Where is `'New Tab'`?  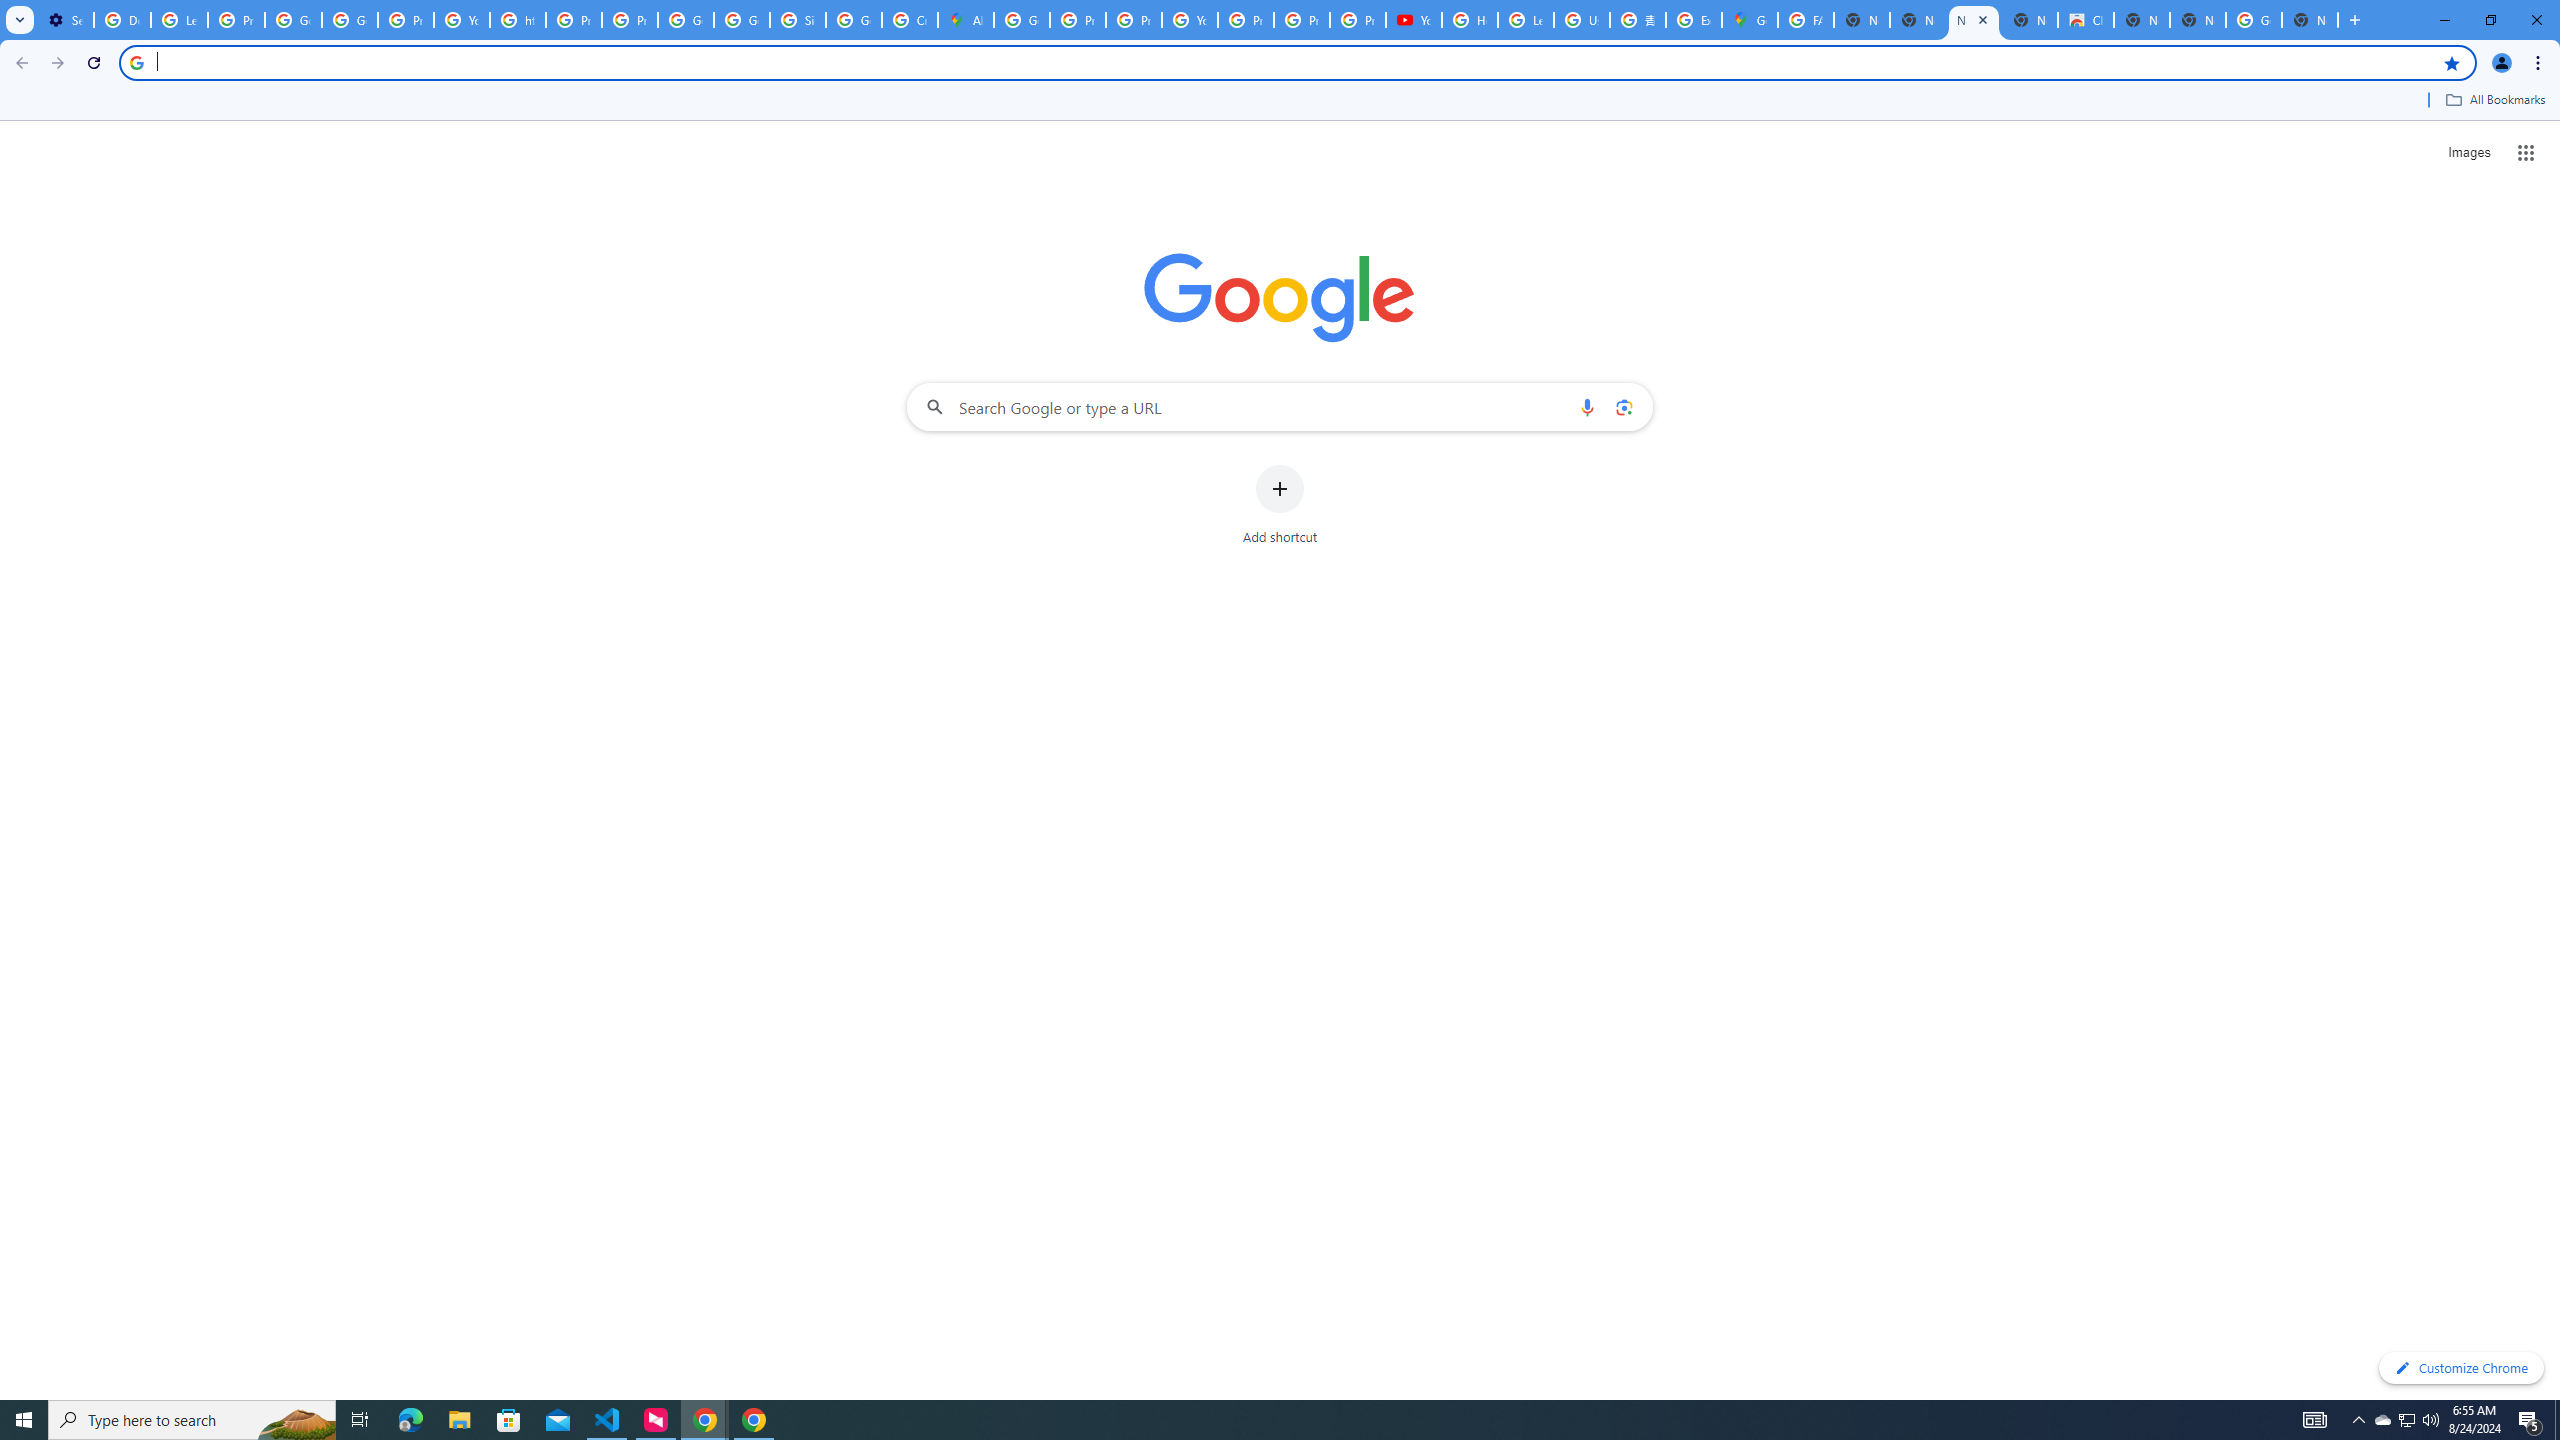
'New Tab' is located at coordinates (2197, 19).